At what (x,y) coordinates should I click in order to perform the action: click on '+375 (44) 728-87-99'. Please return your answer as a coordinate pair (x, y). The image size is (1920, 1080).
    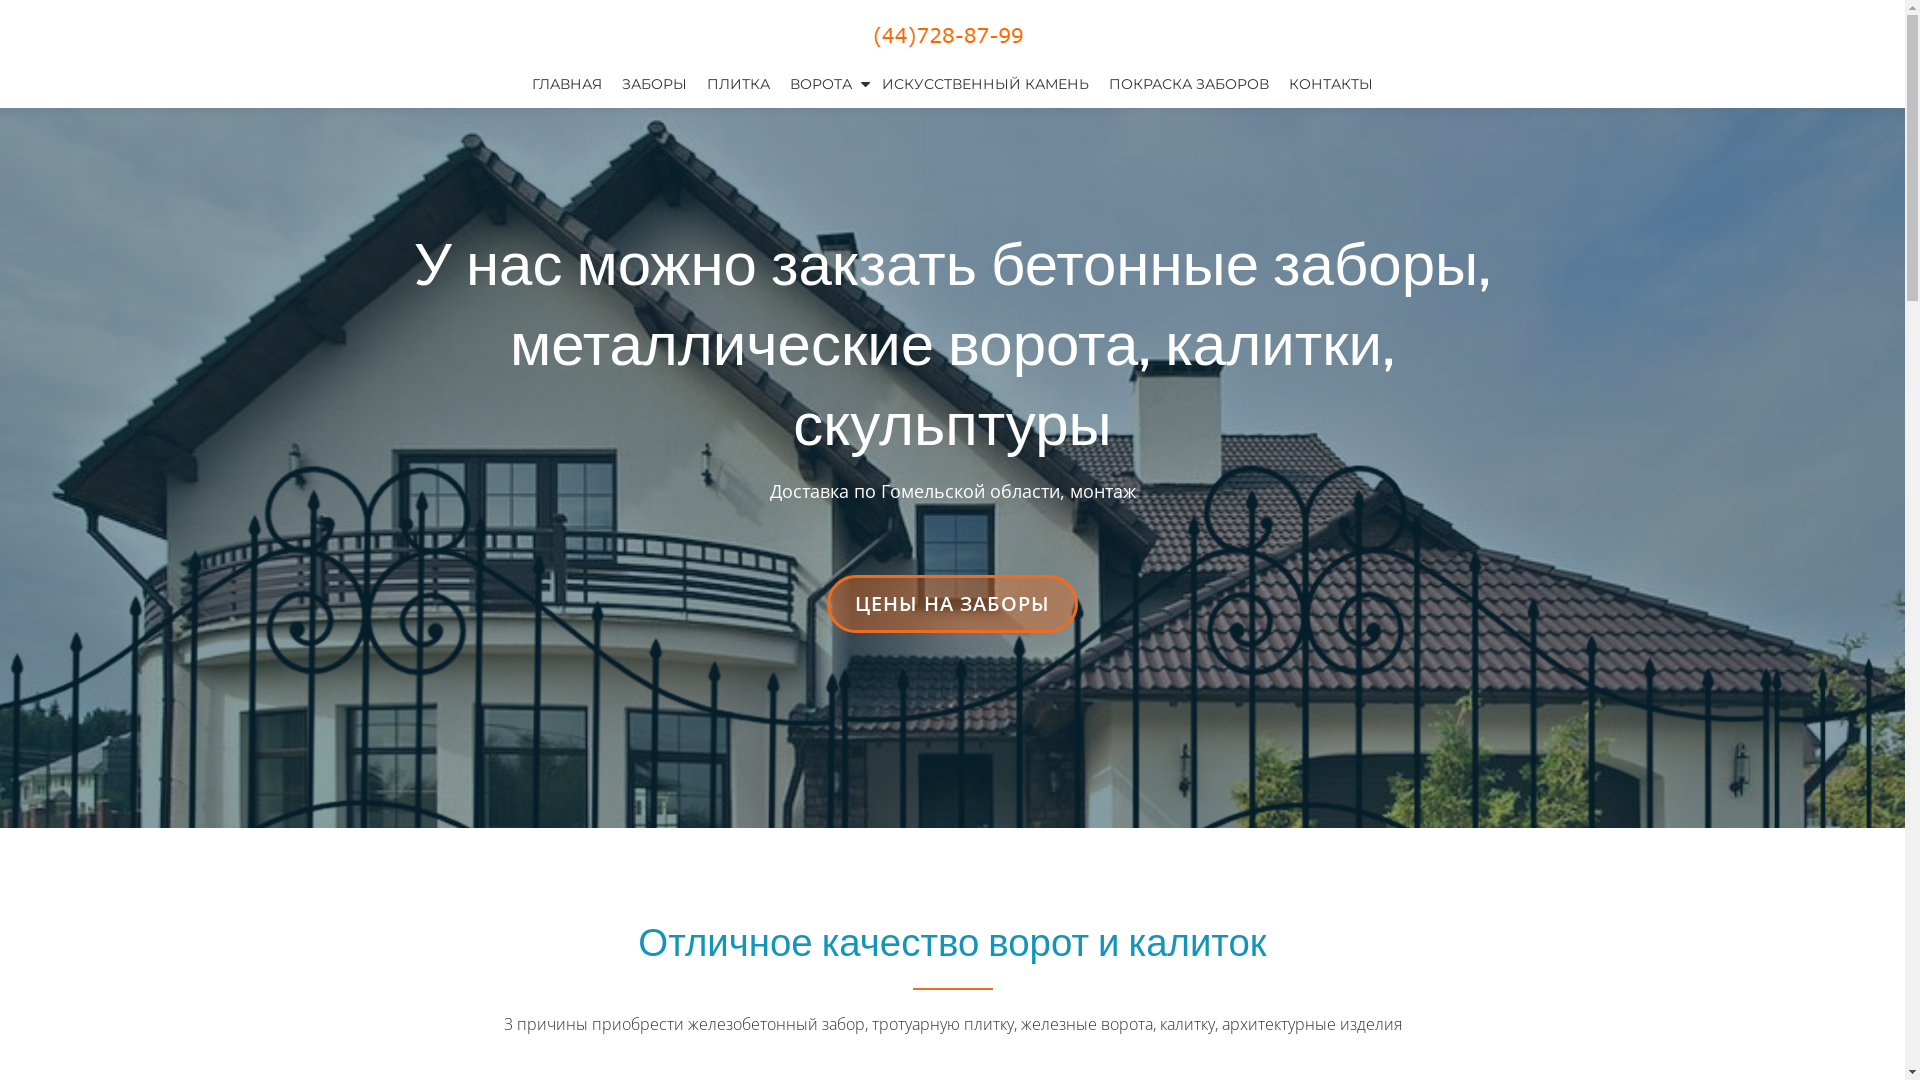
    Looking at the image, I should click on (873, 34).